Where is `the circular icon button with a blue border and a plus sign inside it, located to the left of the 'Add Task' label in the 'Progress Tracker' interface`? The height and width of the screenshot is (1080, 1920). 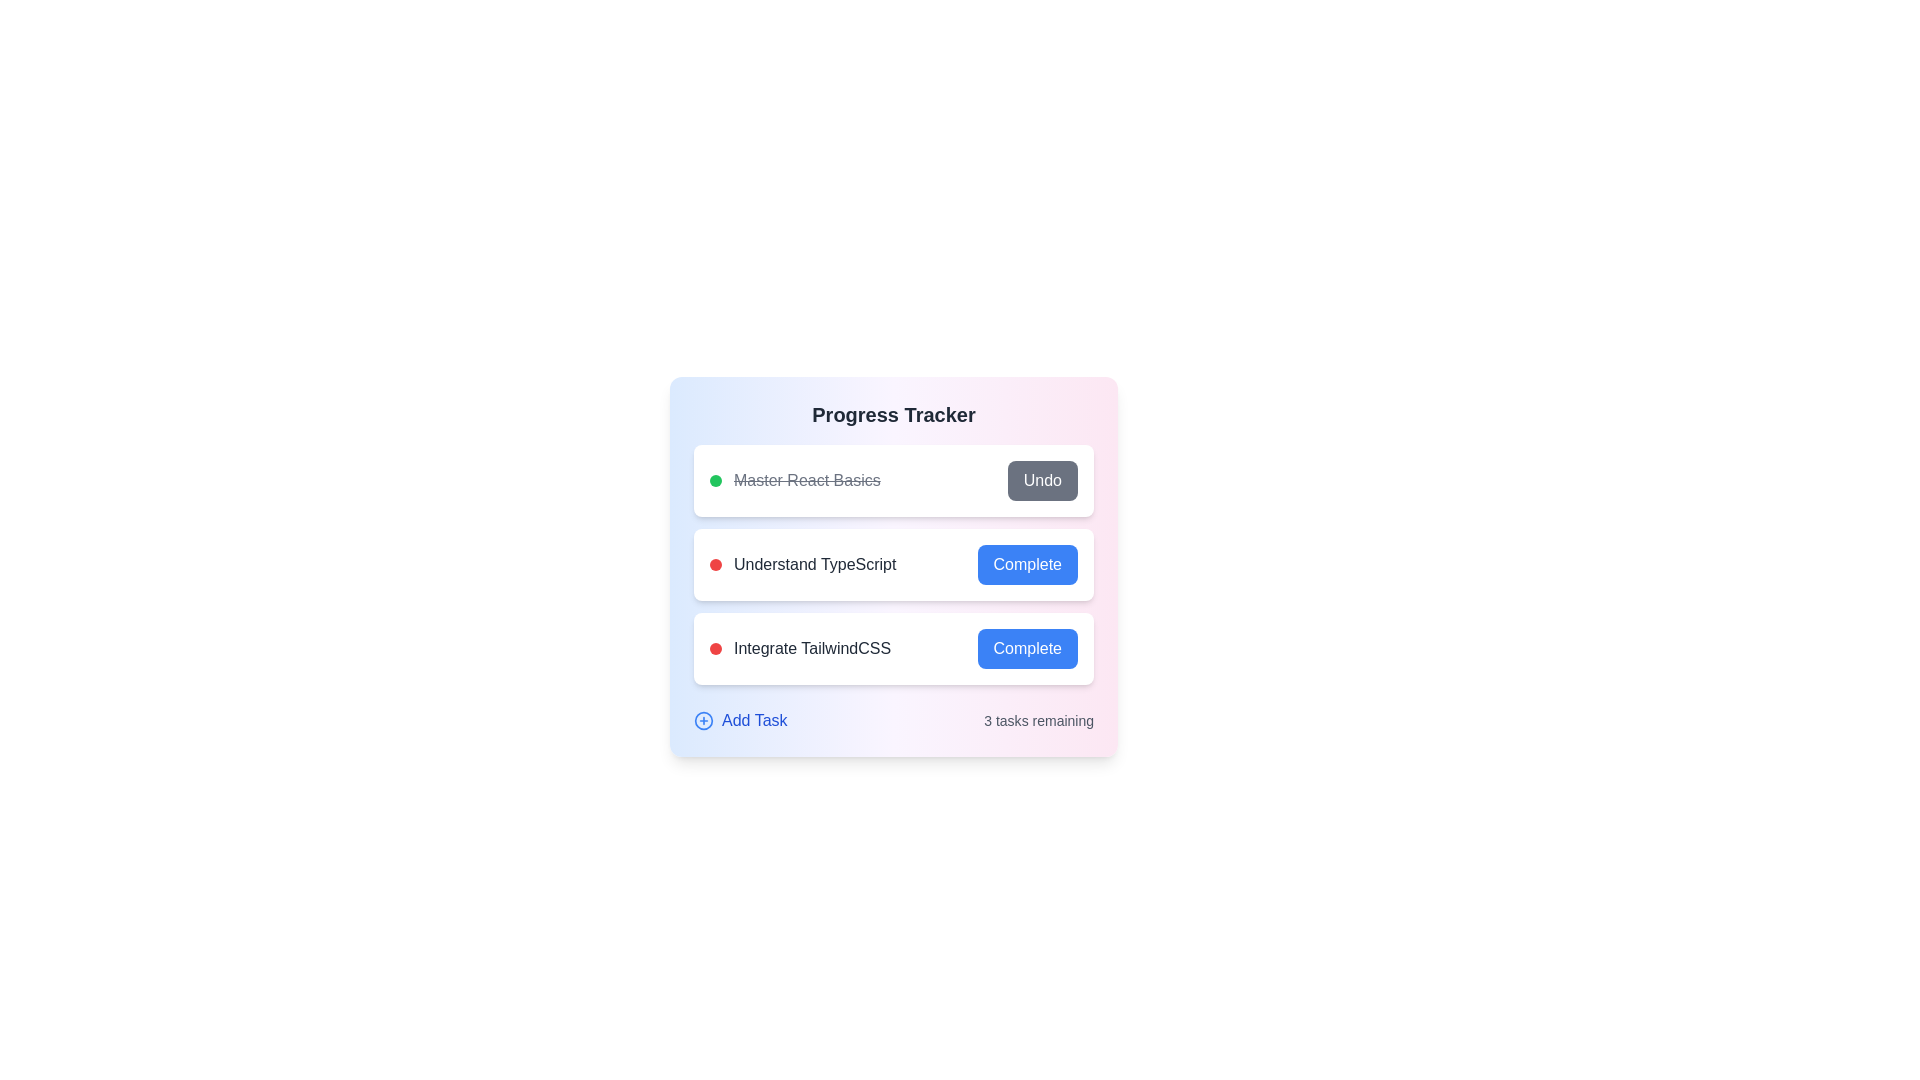
the circular icon button with a blue border and a plus sign inside it, located to the left of the 'Add Task' label in the 'Progress Tracker' interface is located at coordinates (704, 721).